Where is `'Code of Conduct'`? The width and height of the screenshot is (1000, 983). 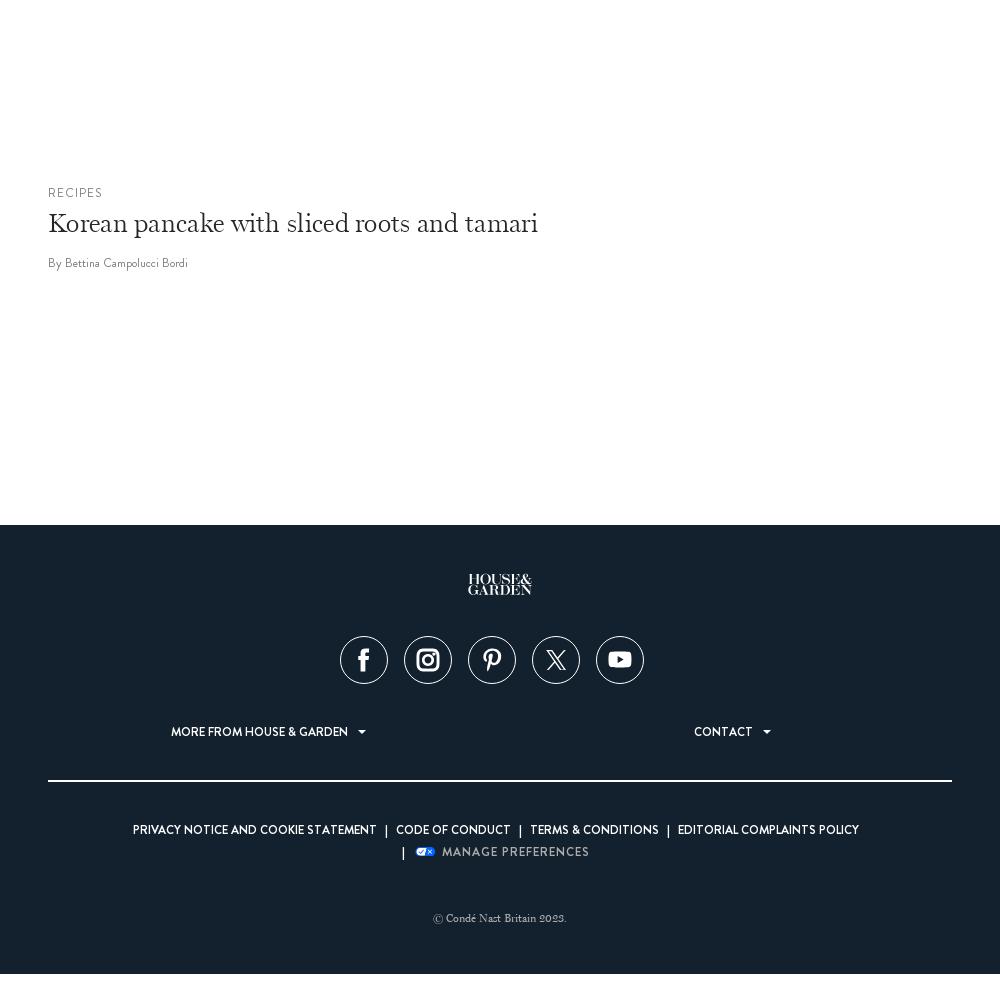
'Code of Conduct' is located at coordinates (396, 830).